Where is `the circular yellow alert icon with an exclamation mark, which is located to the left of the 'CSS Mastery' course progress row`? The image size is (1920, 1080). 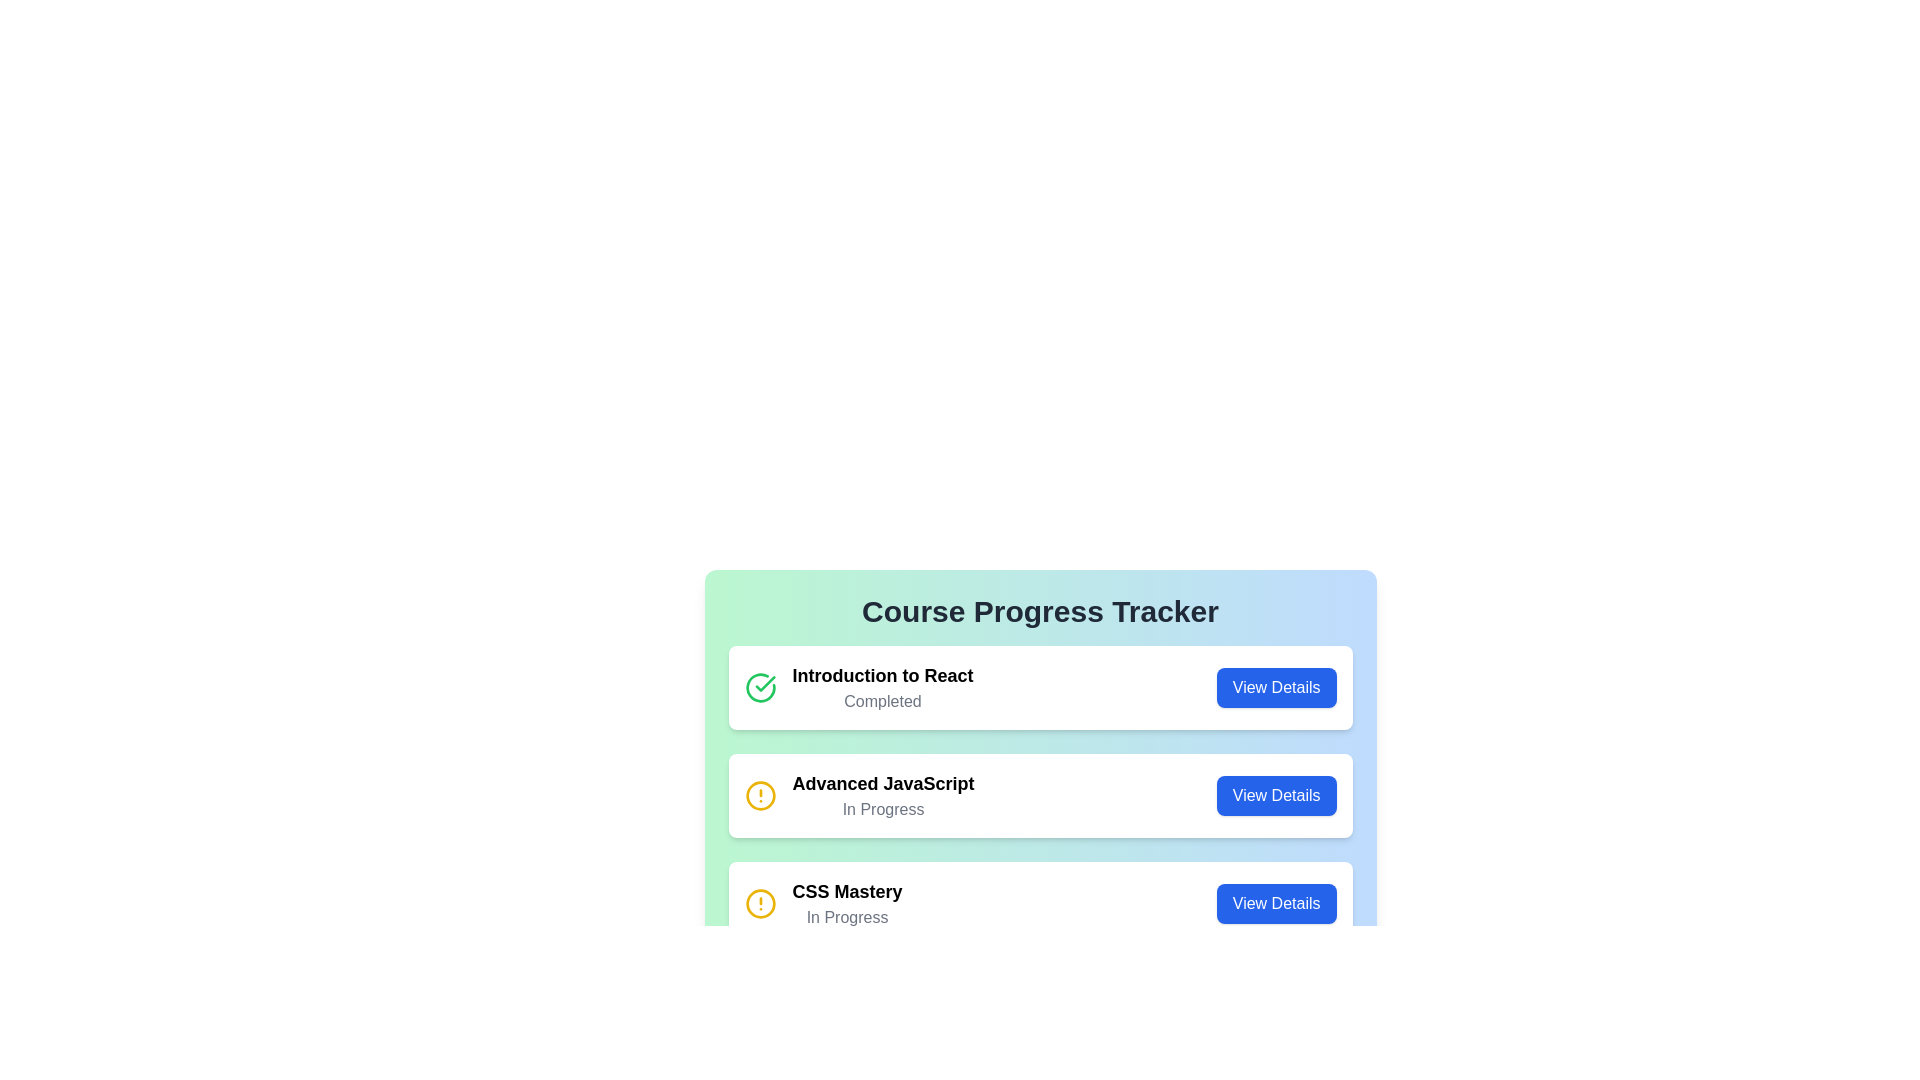 the circular yellow alert icon with an exclamation mark, which is located to the left of the 'CSS Mastery' course progress row is located at coordinates (759, 903).